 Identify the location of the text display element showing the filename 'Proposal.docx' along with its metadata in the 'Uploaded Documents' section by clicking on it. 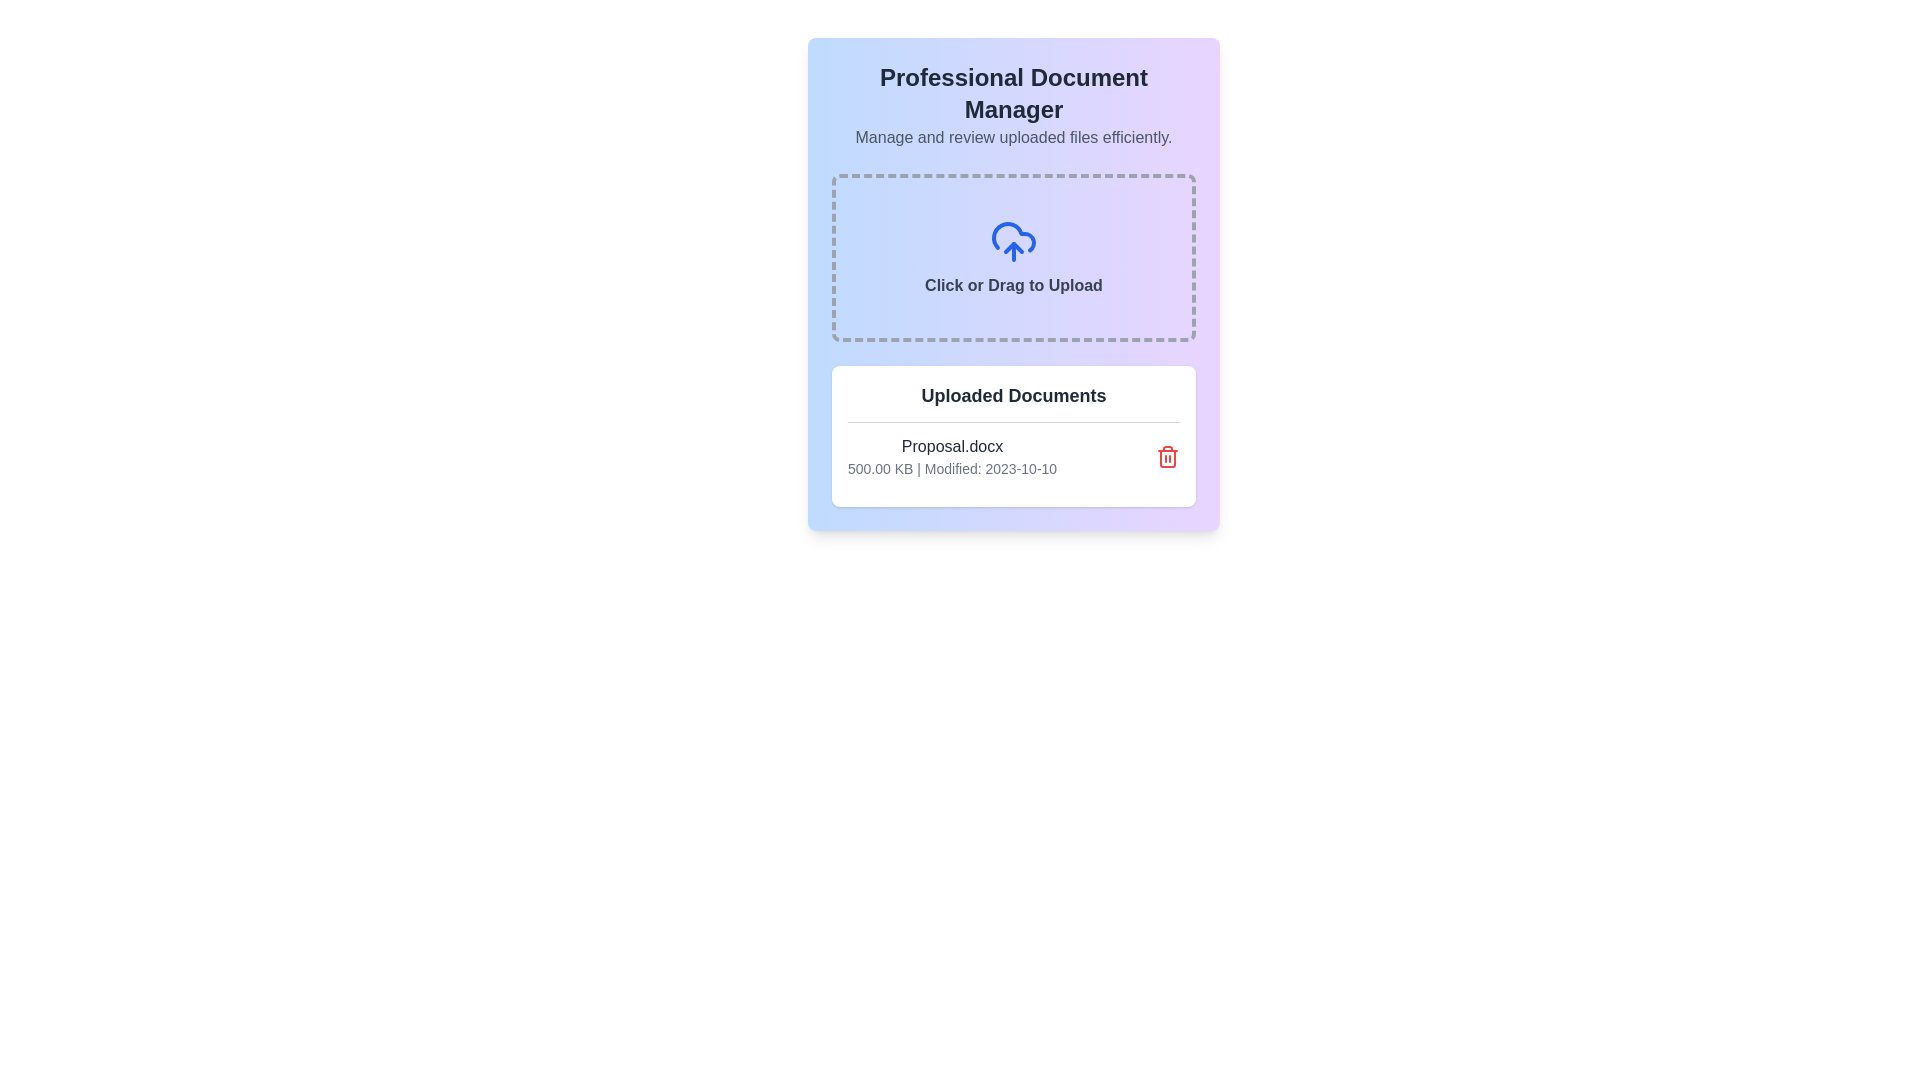
(951, 456).